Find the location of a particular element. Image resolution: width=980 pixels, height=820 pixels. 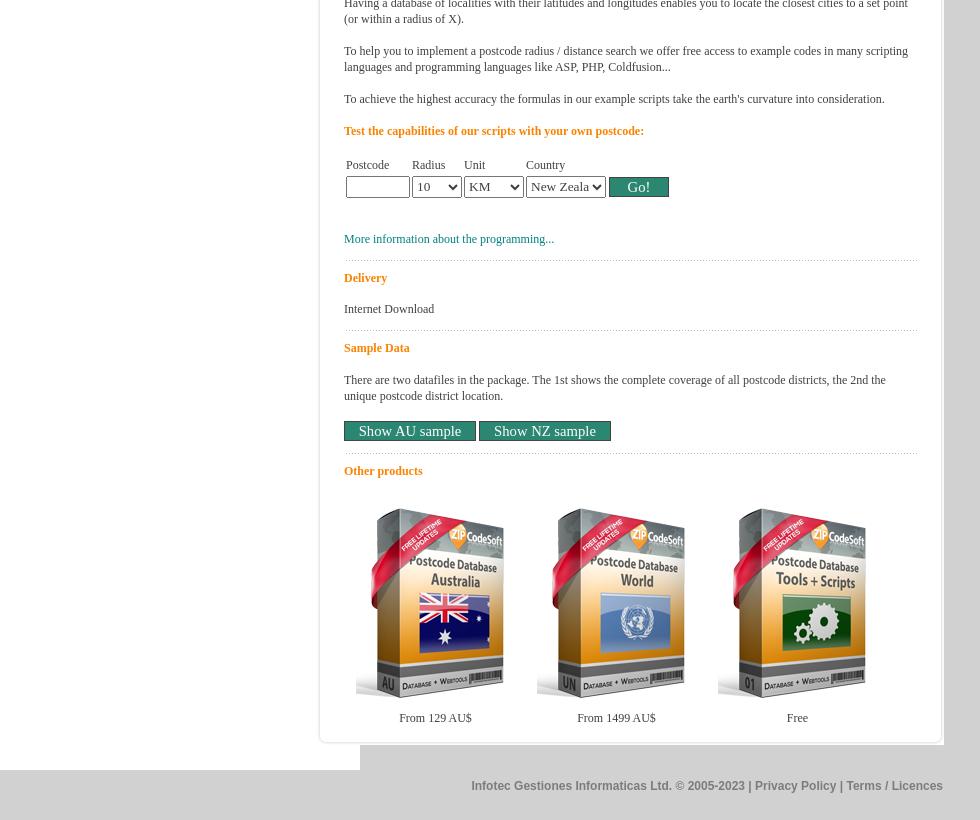

'Free' is located at coordinates (797, 717).